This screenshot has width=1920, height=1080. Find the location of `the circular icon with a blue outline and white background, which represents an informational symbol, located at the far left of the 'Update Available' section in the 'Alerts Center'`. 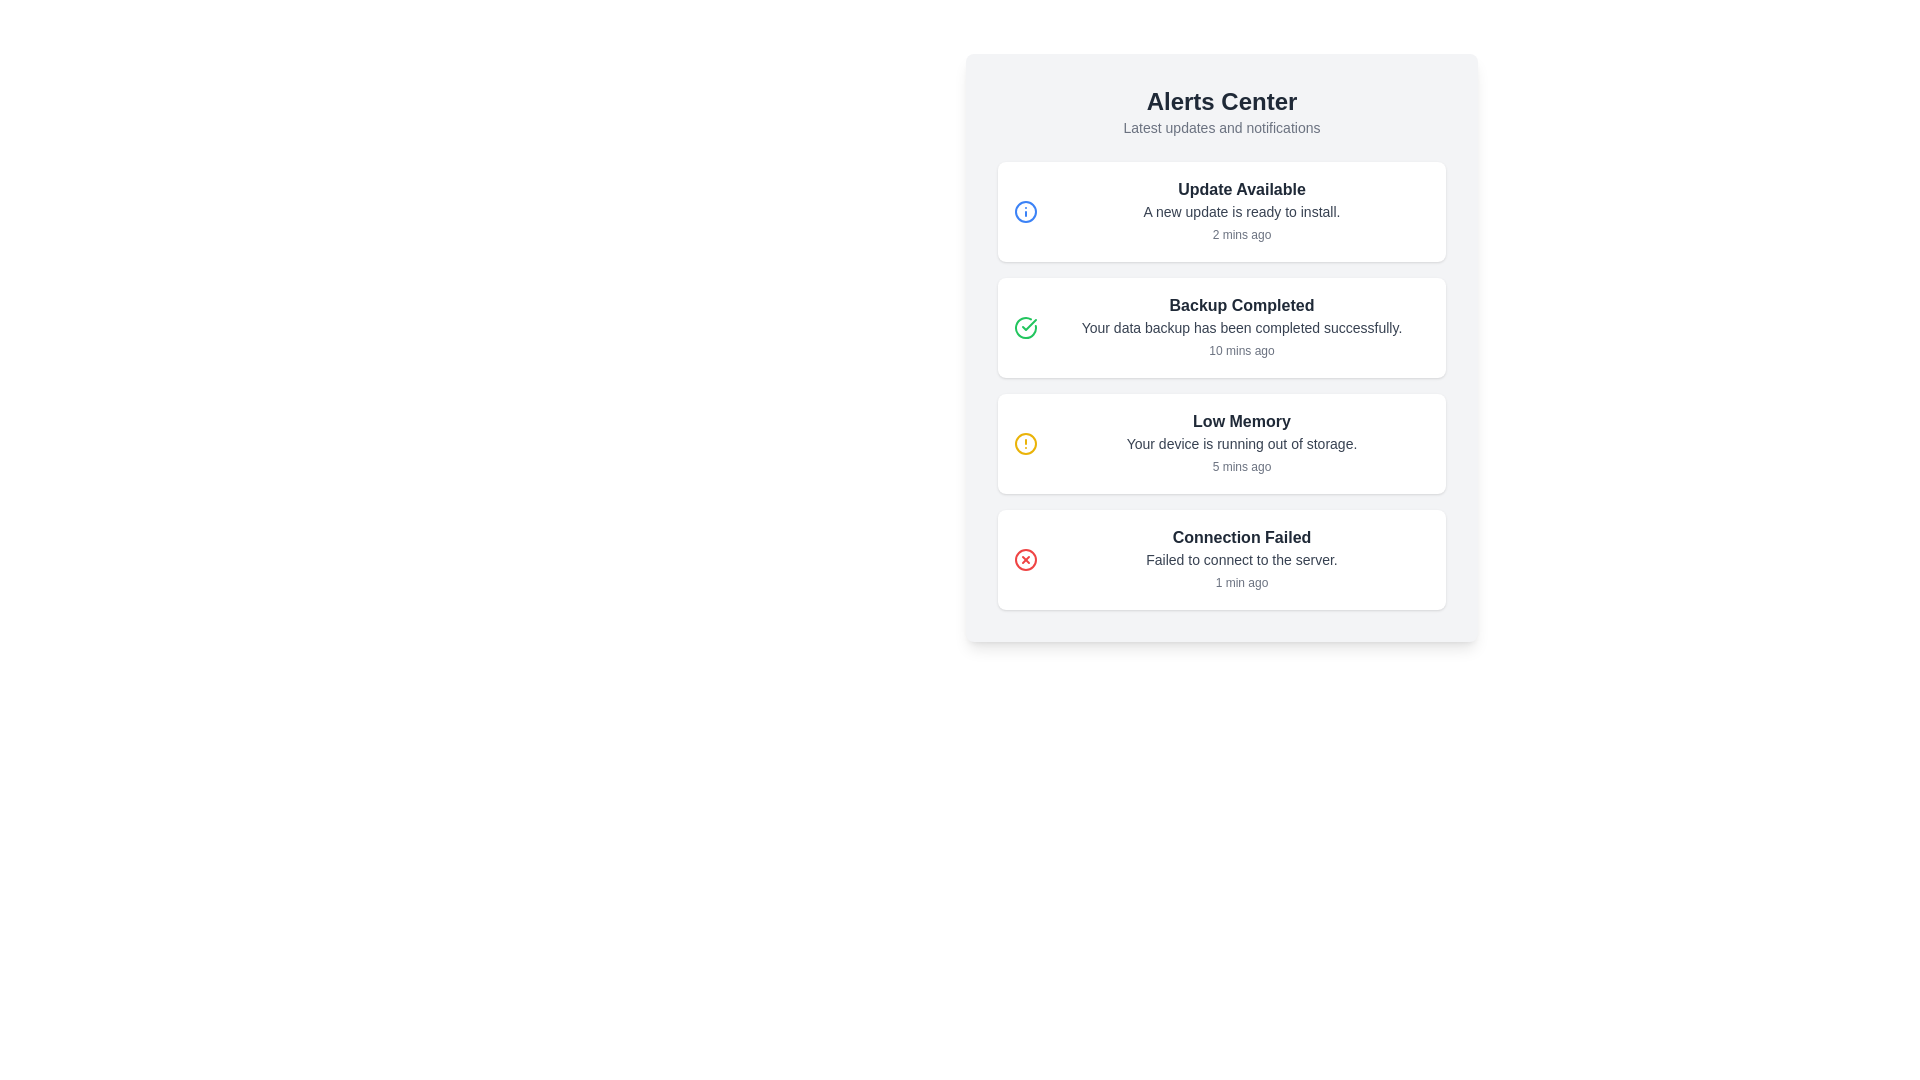

the circular icon with a blue outline and white background, which represents an informational symbol, located at the far left of the 'Update Available' section in the 'Alerts Center' is located at coordinates (1026, 212).